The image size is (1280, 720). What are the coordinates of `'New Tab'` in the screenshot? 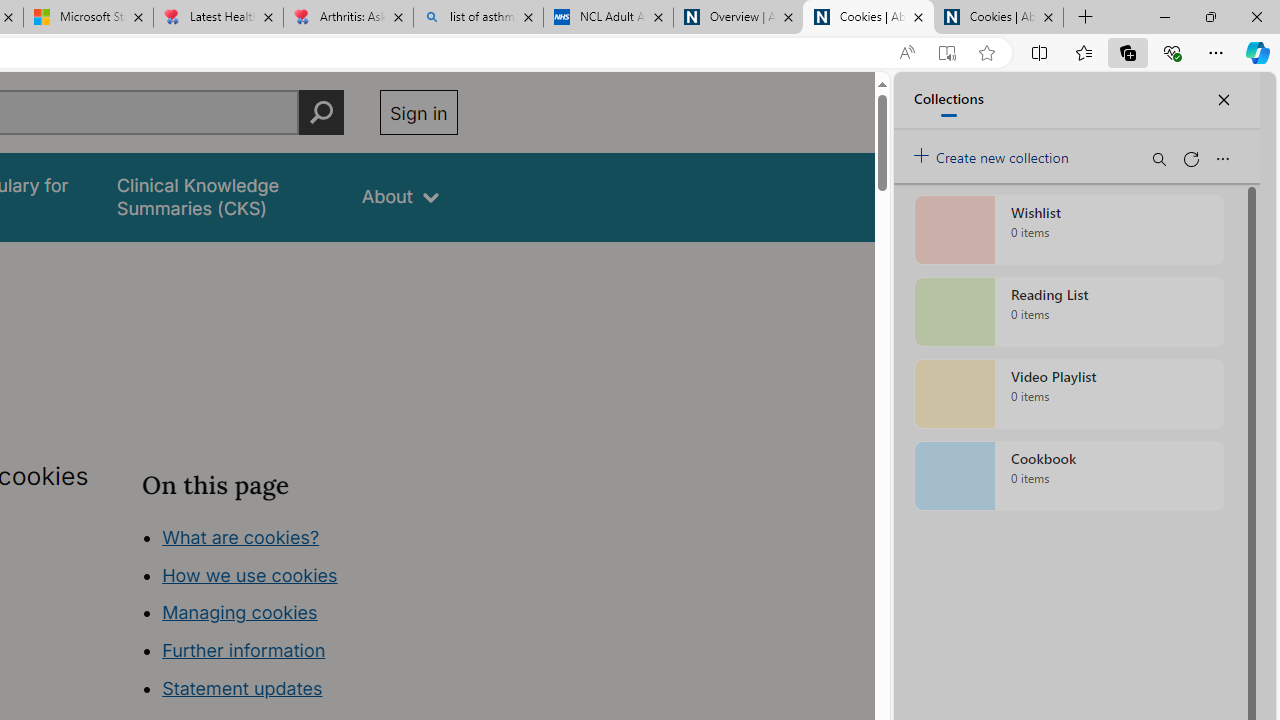 It's located at (1085, 17).